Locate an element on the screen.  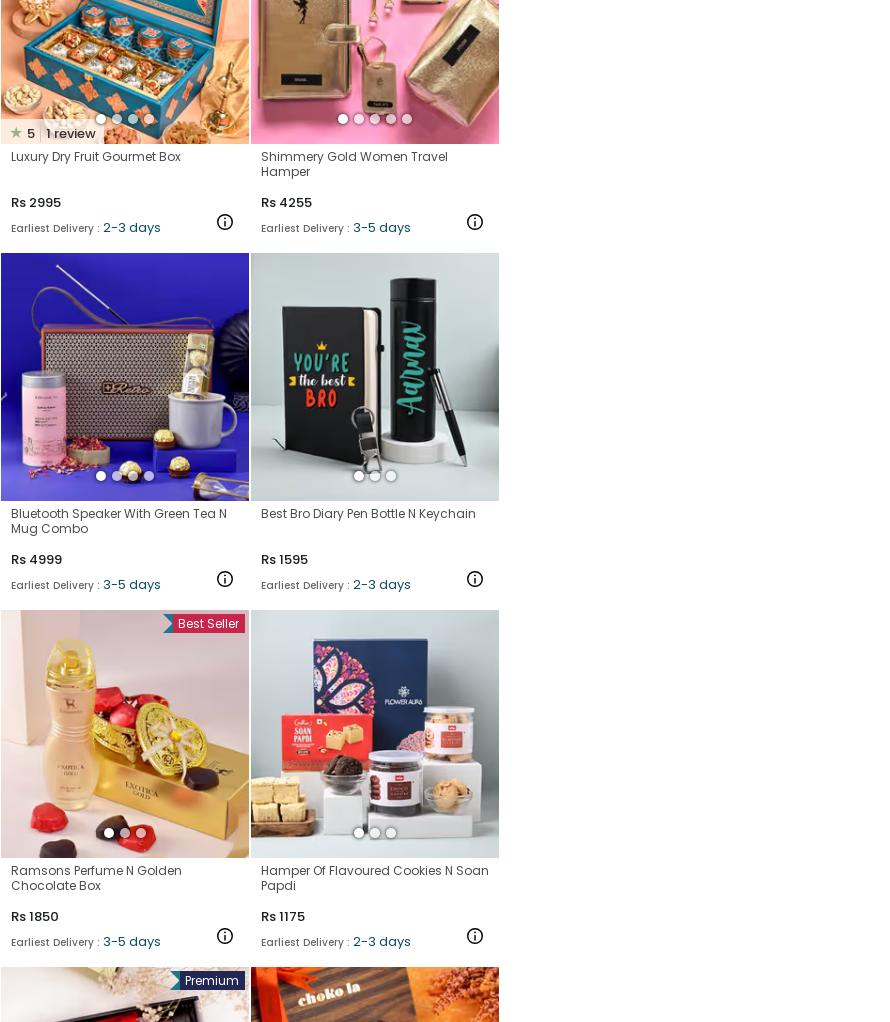
'review' is located at coordinates (54, 132).